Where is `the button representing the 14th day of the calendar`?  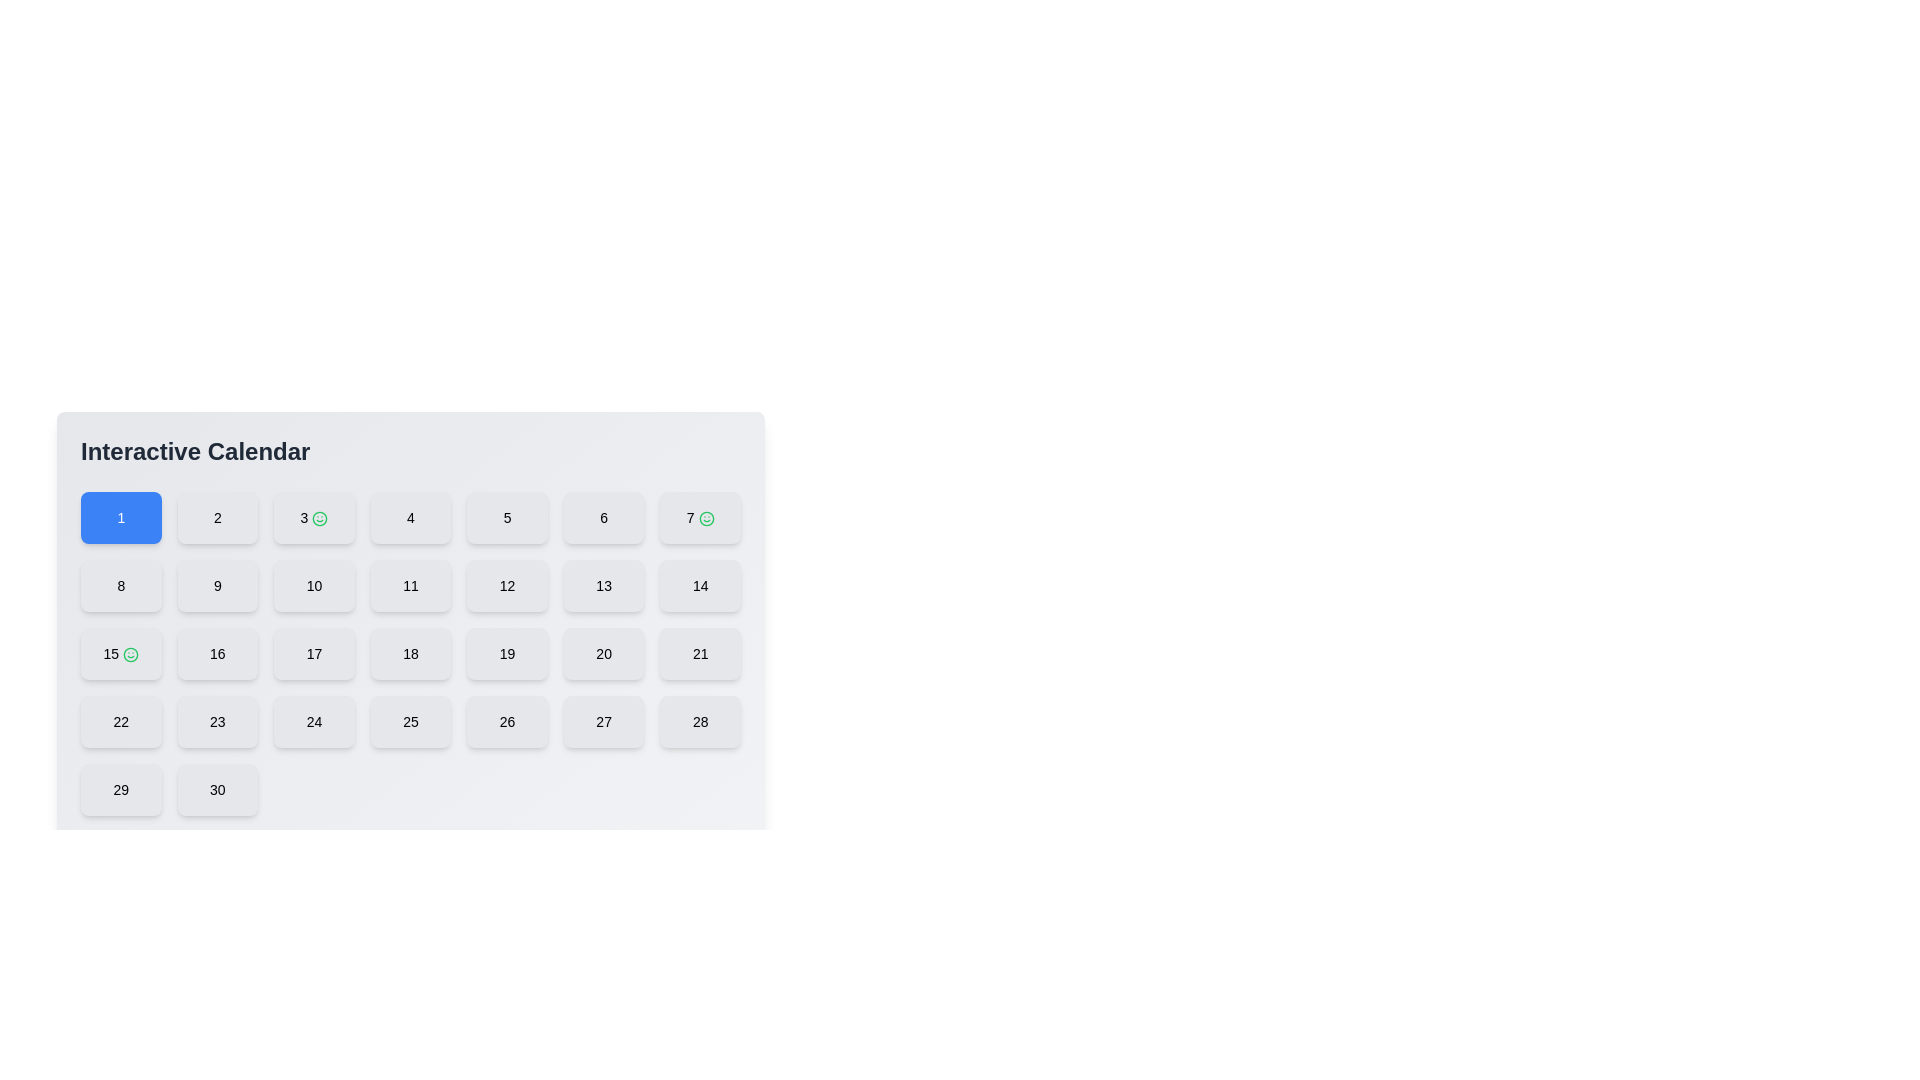
the button representing the 14th day of the calendar is located at coordinates (700, 585).